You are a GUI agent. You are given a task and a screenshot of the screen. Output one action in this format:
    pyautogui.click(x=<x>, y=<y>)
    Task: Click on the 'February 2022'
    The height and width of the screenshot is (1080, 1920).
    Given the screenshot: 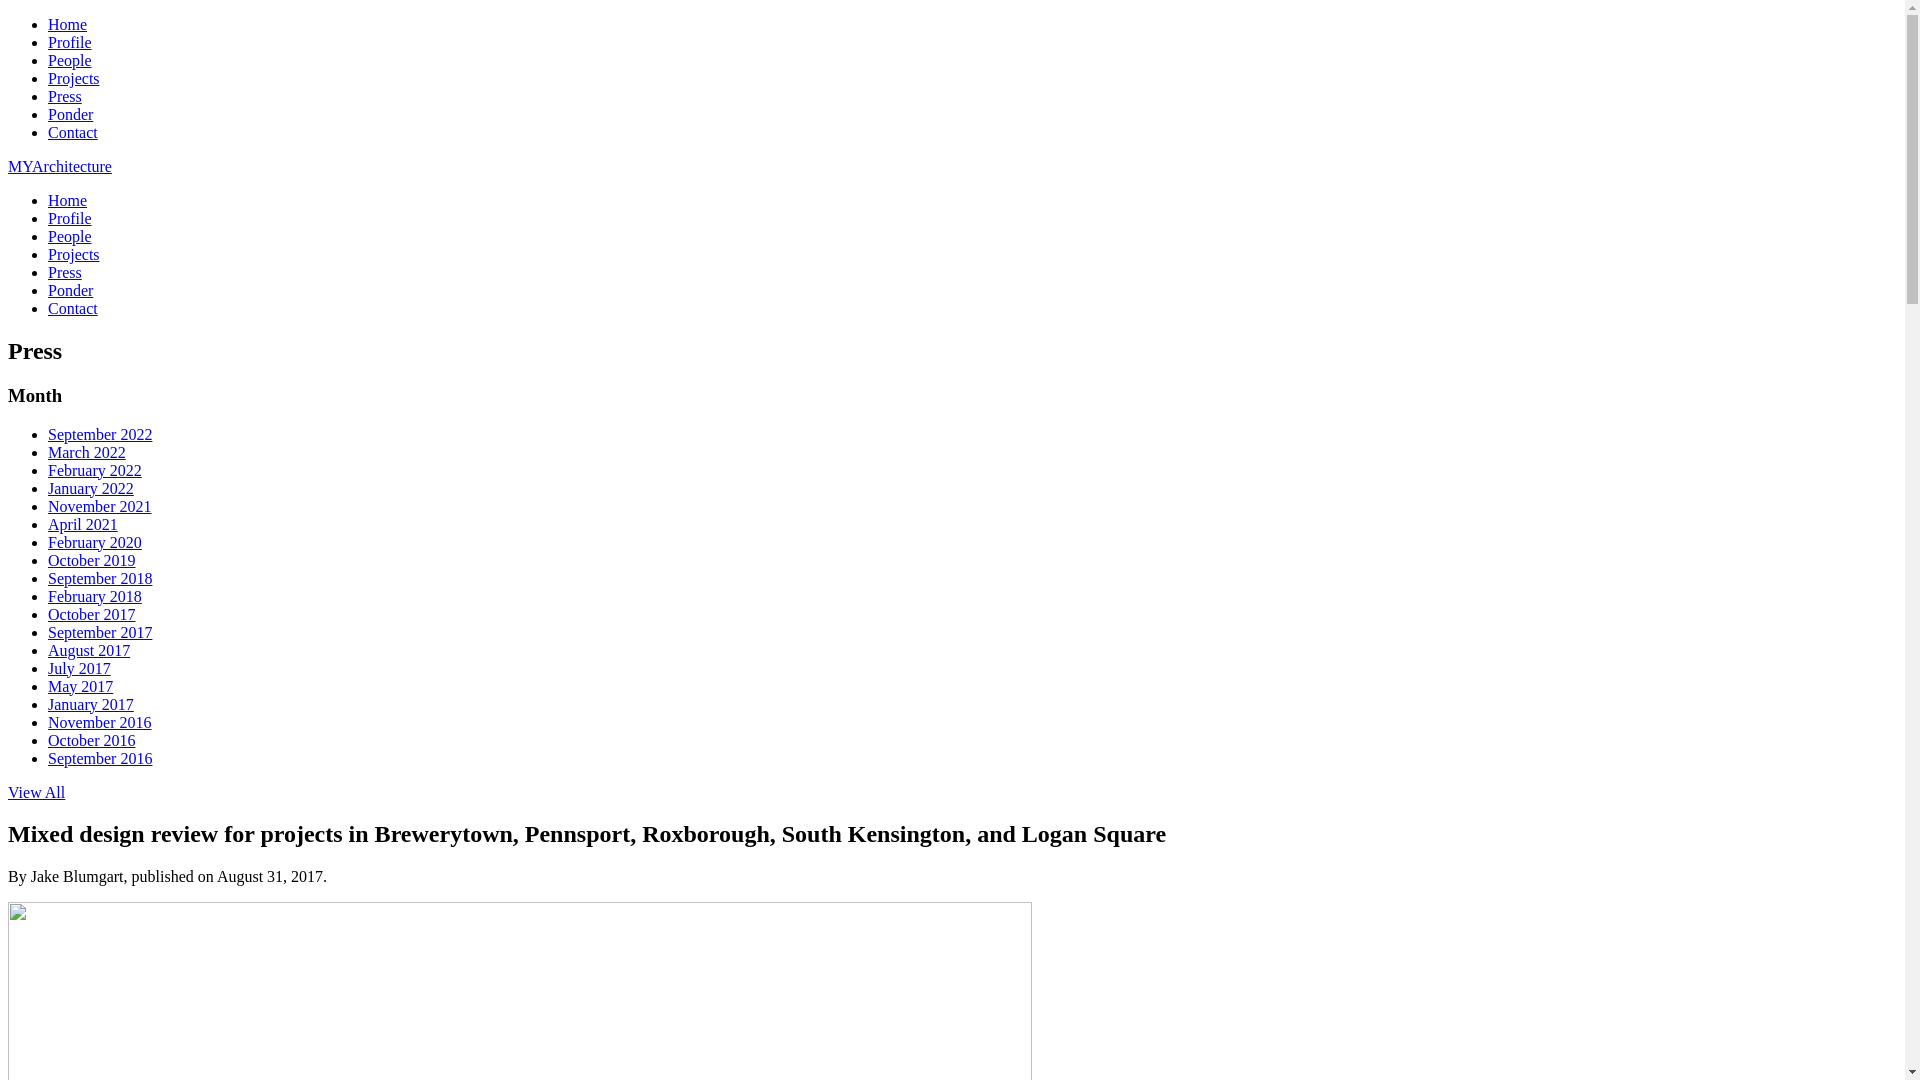 What is the action you would take?
    pyautogui.click(x=94, y=470)
    